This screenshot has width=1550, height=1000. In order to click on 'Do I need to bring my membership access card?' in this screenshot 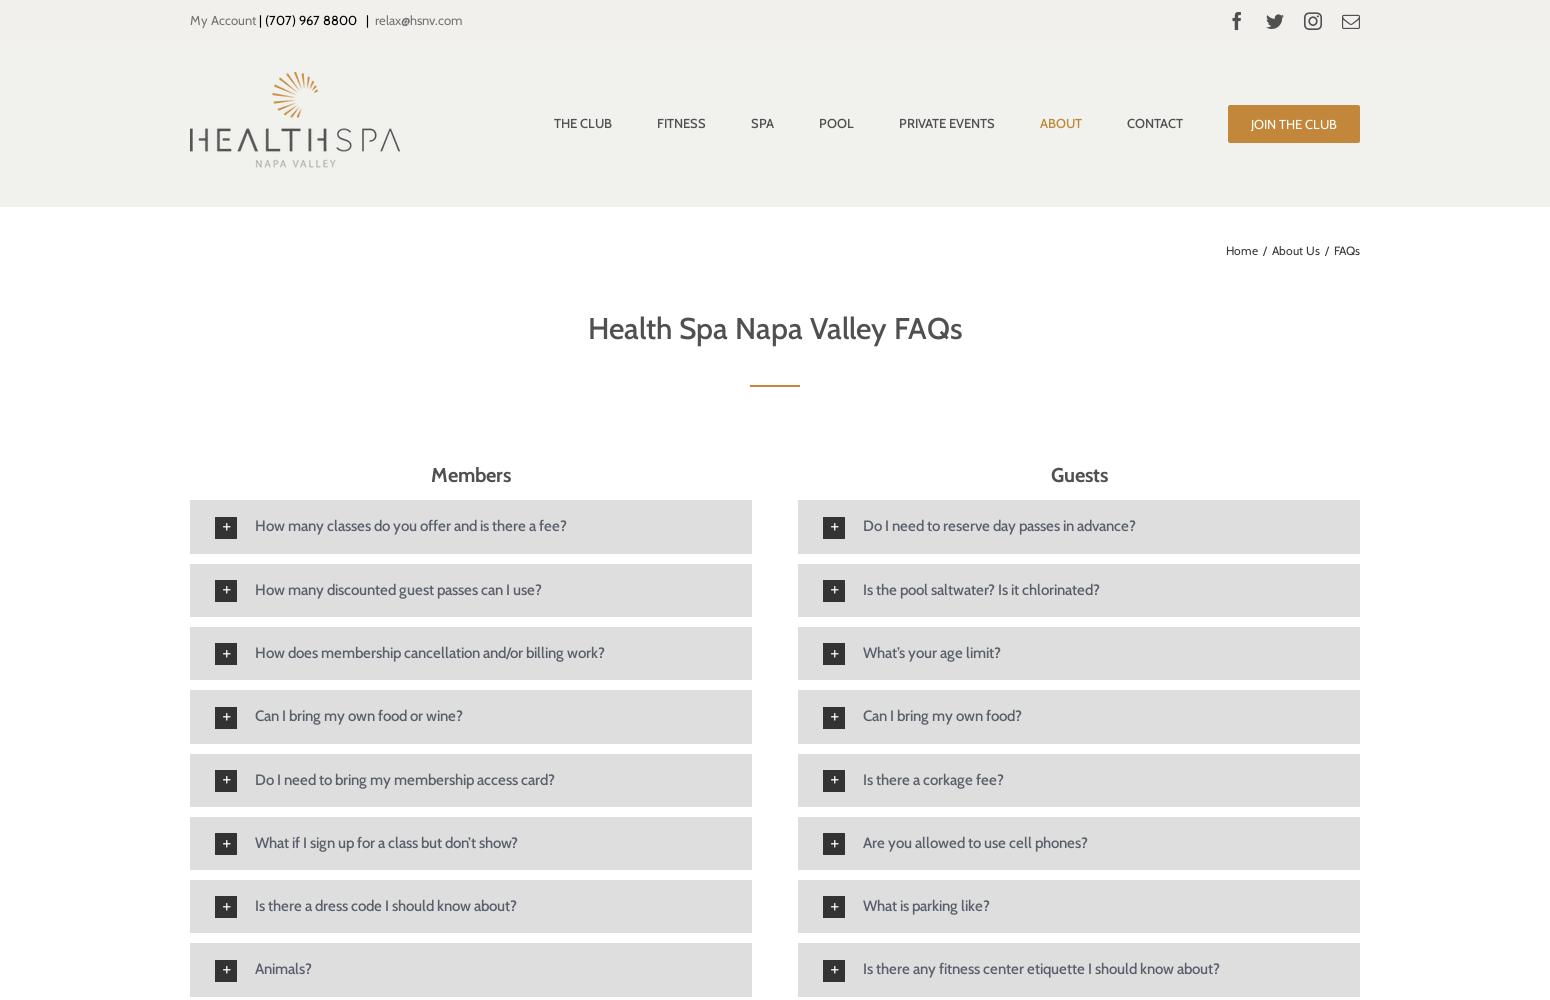, I will do `click(405, 779)`.